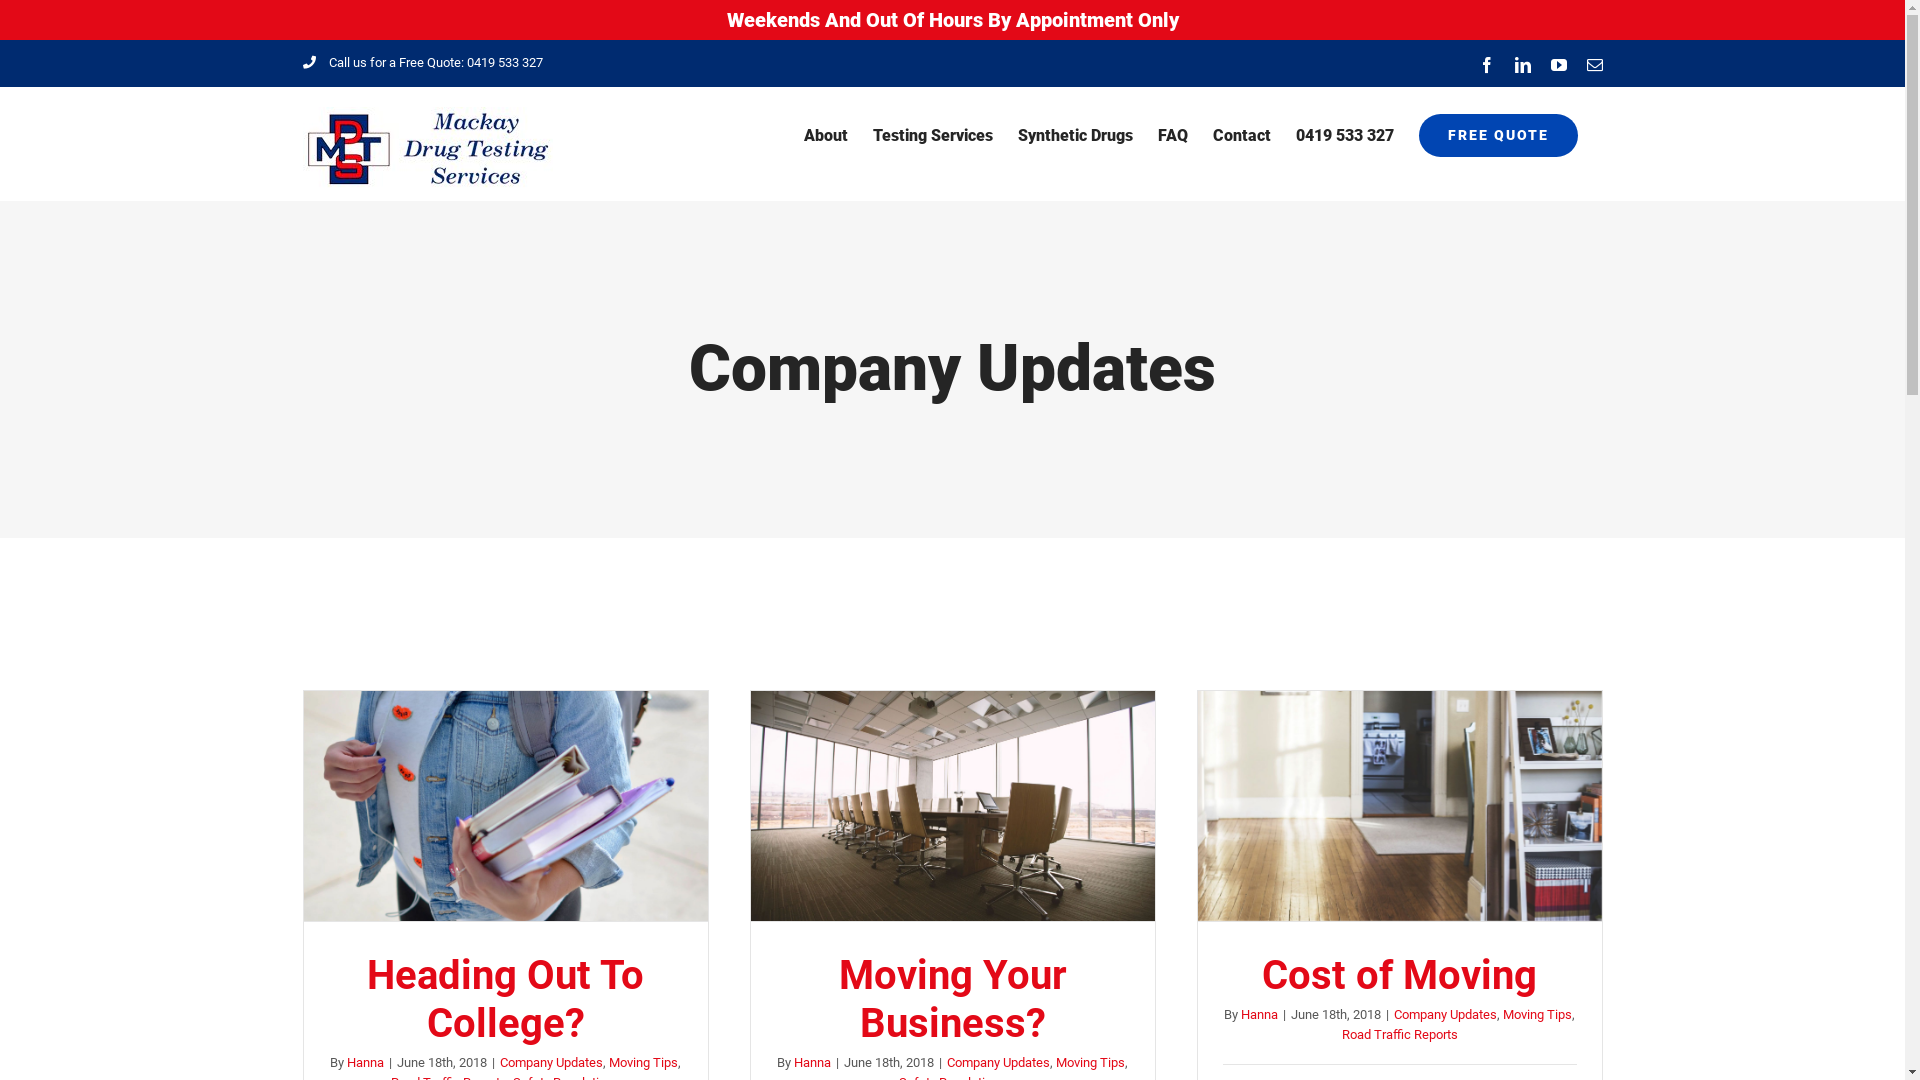 The image size is (1920, 1080). I want to click on 'Hanna', so click(1258, 1014).